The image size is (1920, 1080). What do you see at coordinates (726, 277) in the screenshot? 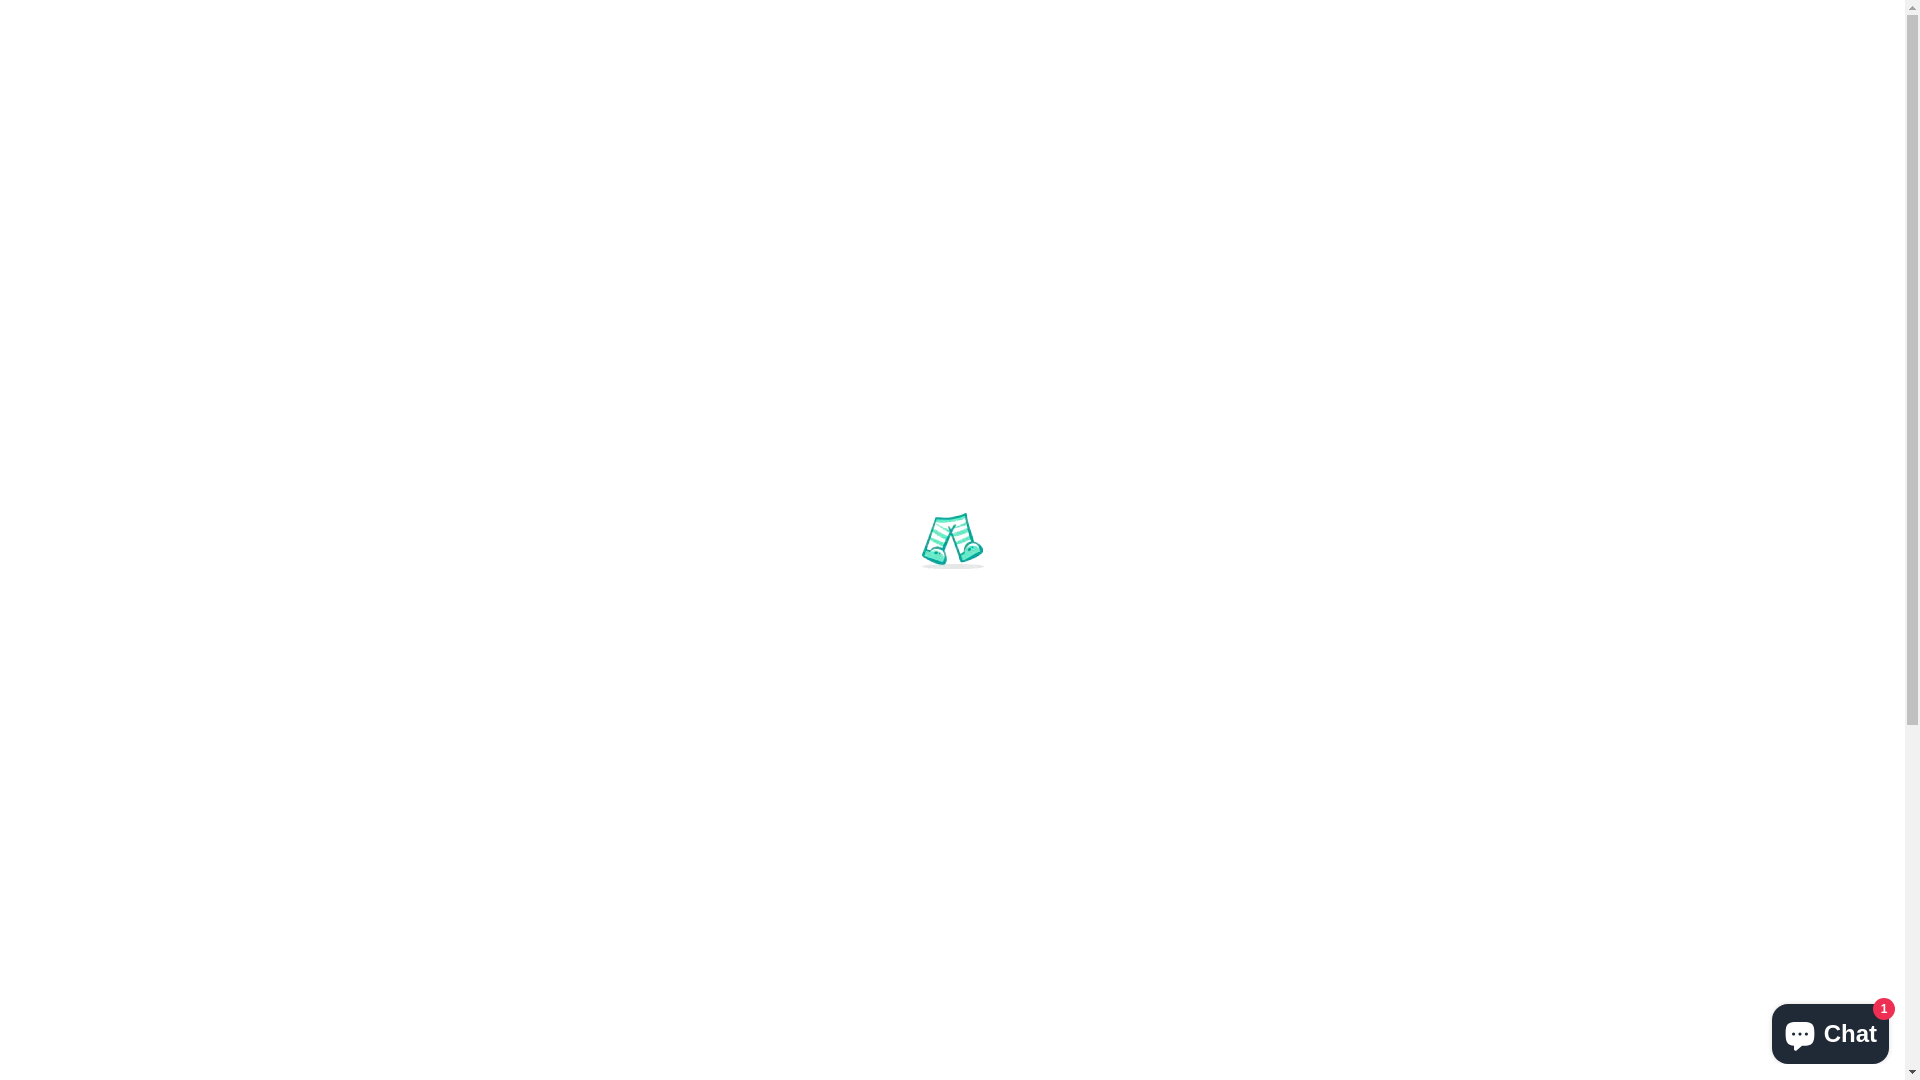
I see `'SHOP OUR RANGE'` at bounding box center [726, 277].